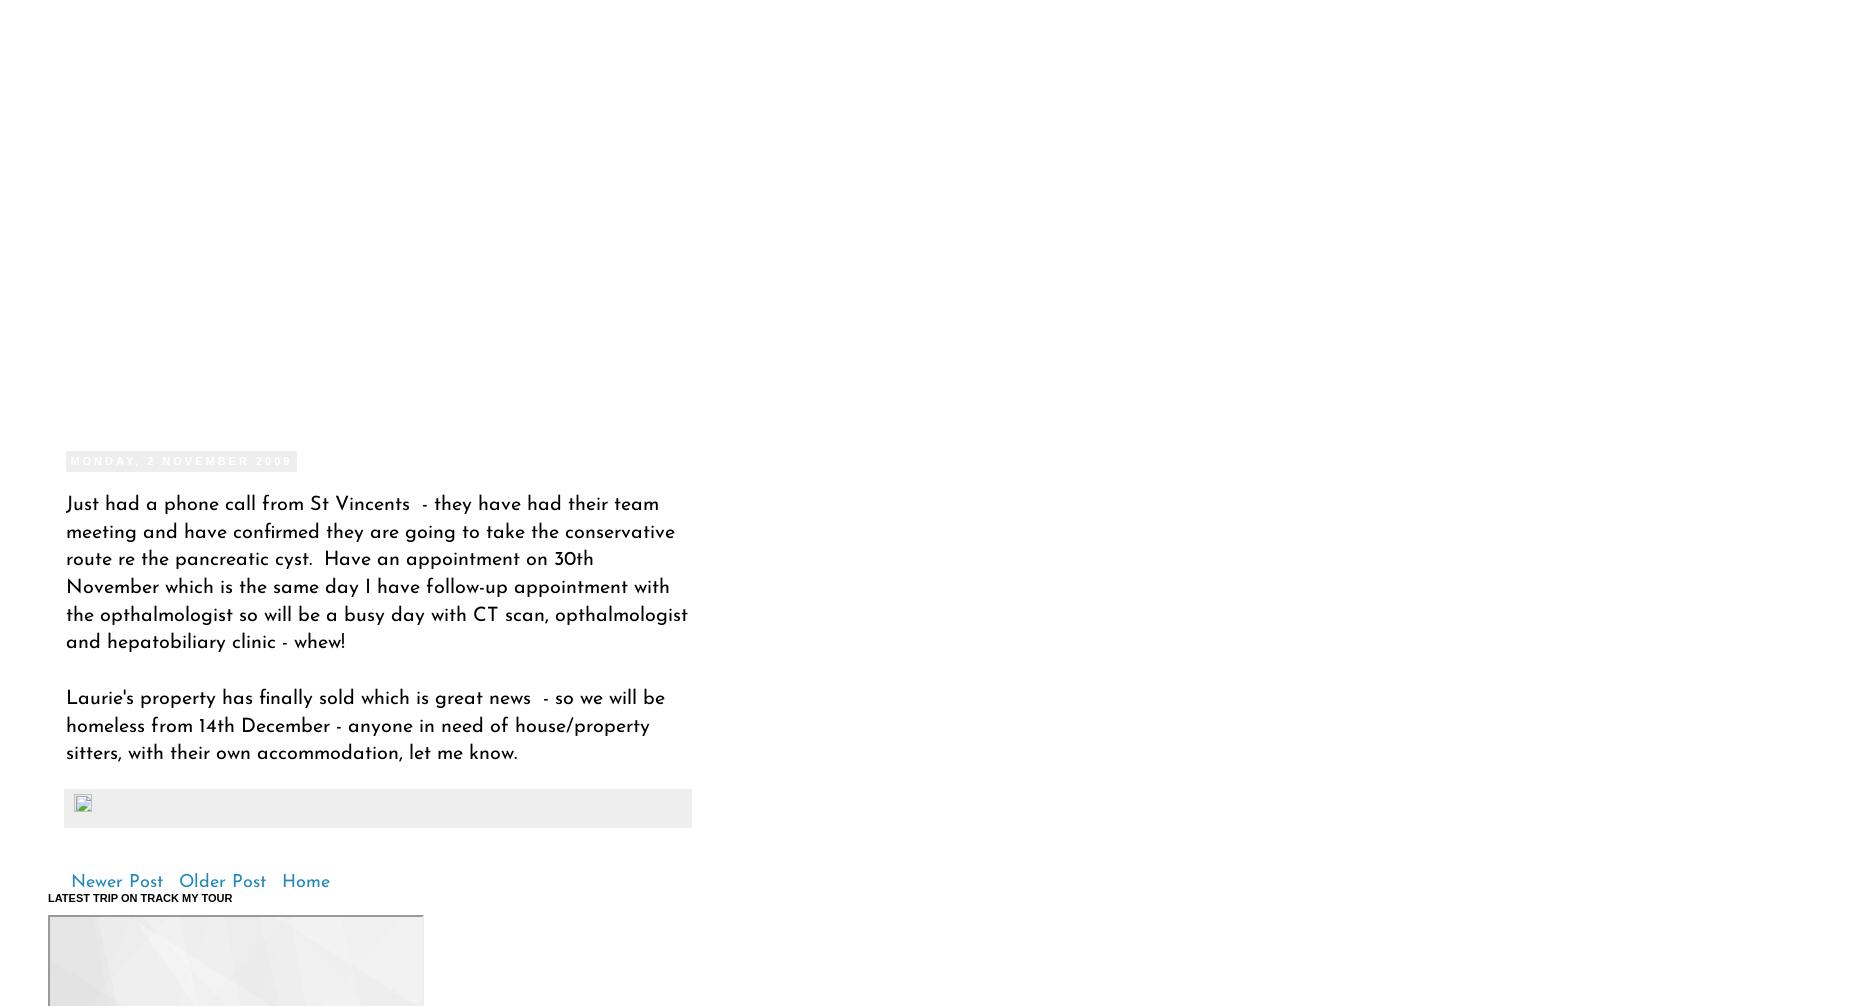 The height and width of the screenshot is (1006, 1858). I want to click on 'Travels around Australia and Europe - you can do it!', so click(264, 188).